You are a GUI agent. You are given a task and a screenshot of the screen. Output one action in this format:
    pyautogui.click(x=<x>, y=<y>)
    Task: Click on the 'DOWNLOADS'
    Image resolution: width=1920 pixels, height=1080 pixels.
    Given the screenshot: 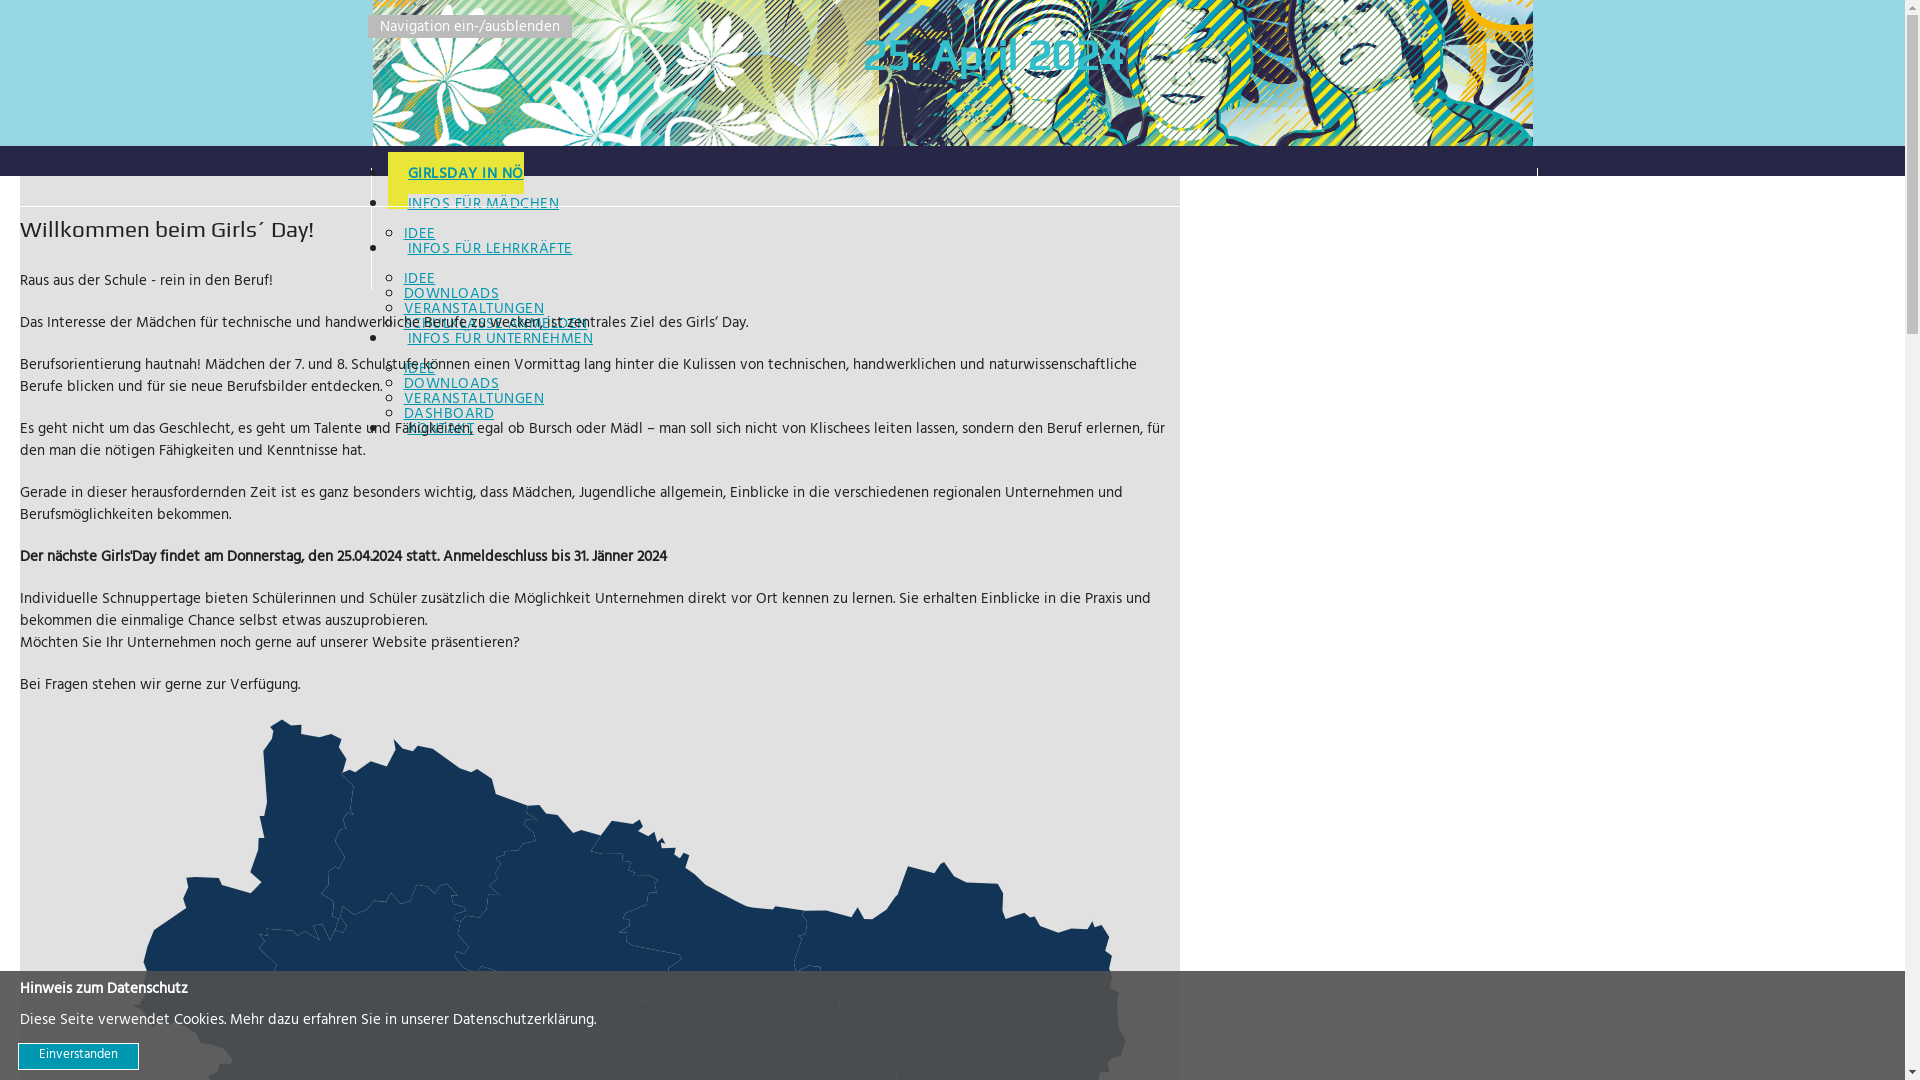 What is the action you would take?
    pyautogui.click(x=450, y=385)
    